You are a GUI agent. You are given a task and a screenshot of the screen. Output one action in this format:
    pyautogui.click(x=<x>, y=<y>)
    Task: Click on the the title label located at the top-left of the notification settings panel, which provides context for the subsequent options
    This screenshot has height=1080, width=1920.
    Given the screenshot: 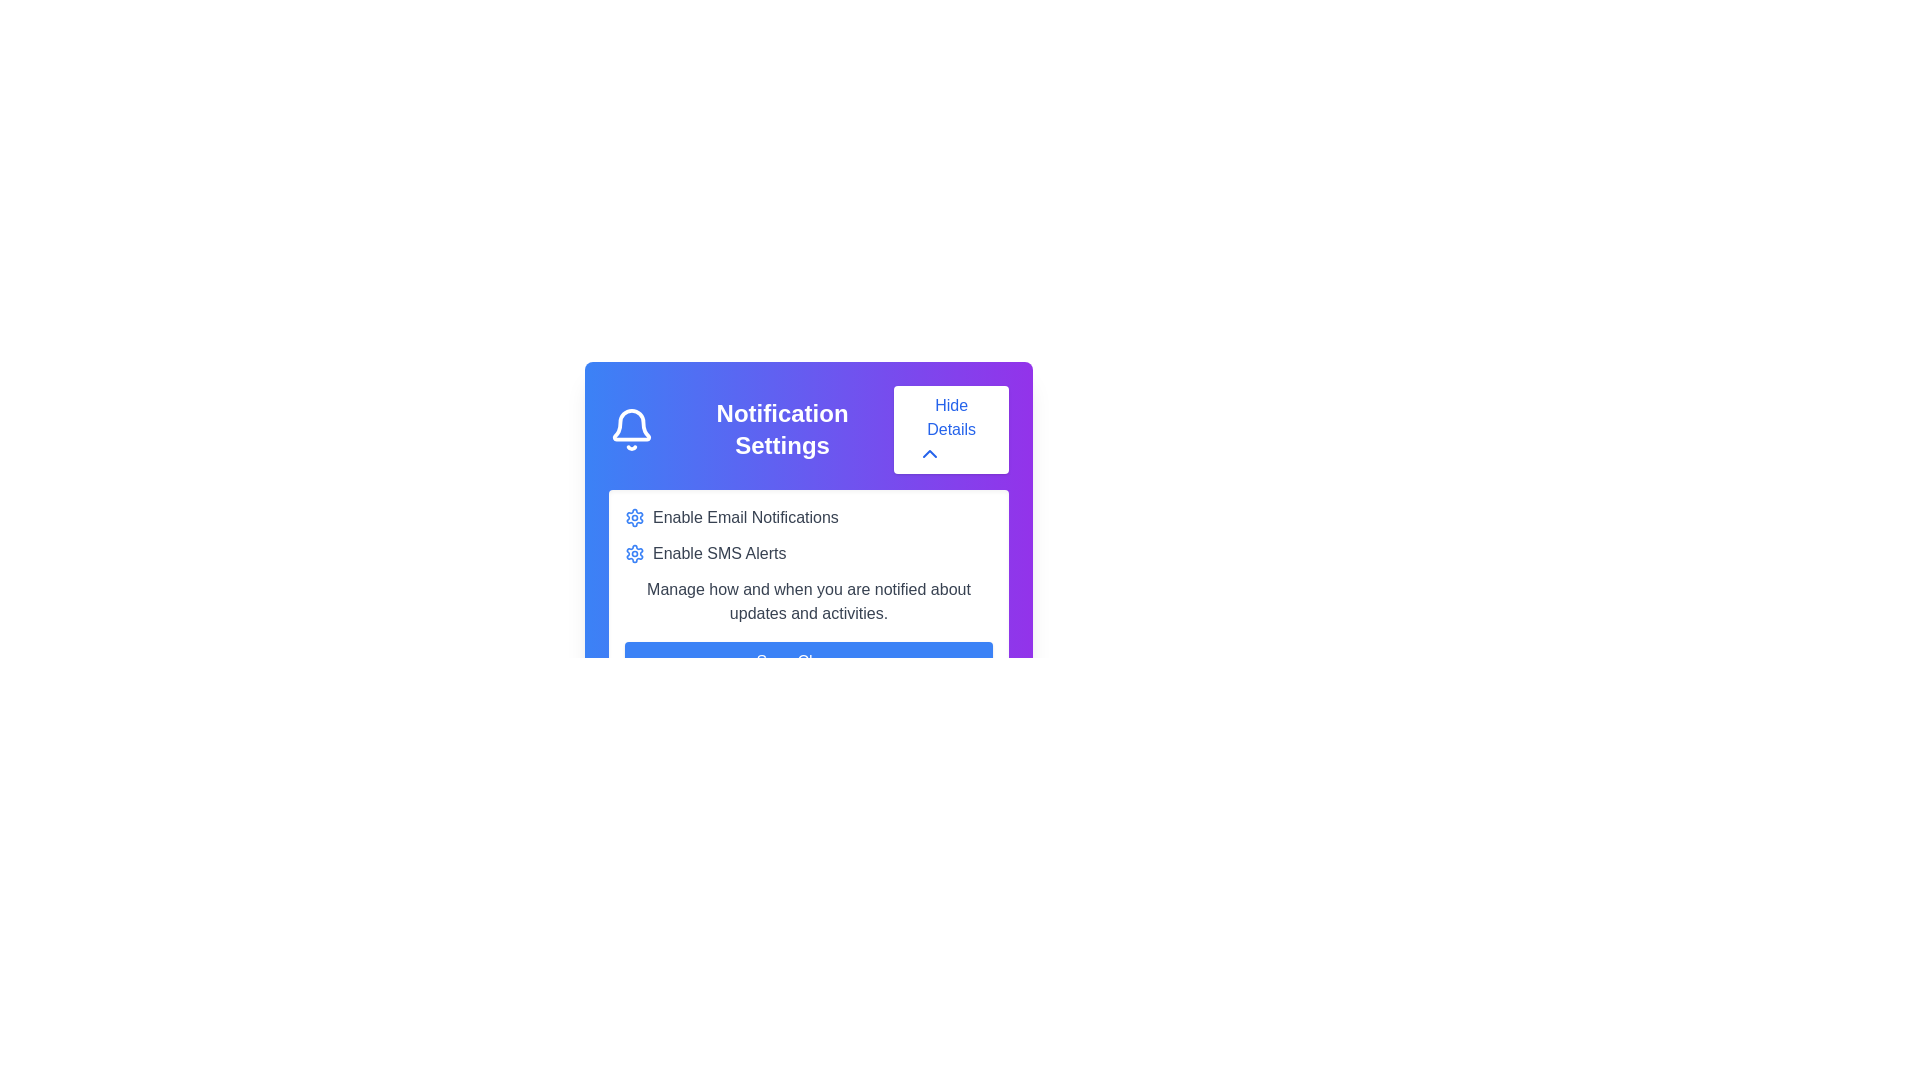 What is the action you would take?
    pyautogui.click(x=750, y=428)
    